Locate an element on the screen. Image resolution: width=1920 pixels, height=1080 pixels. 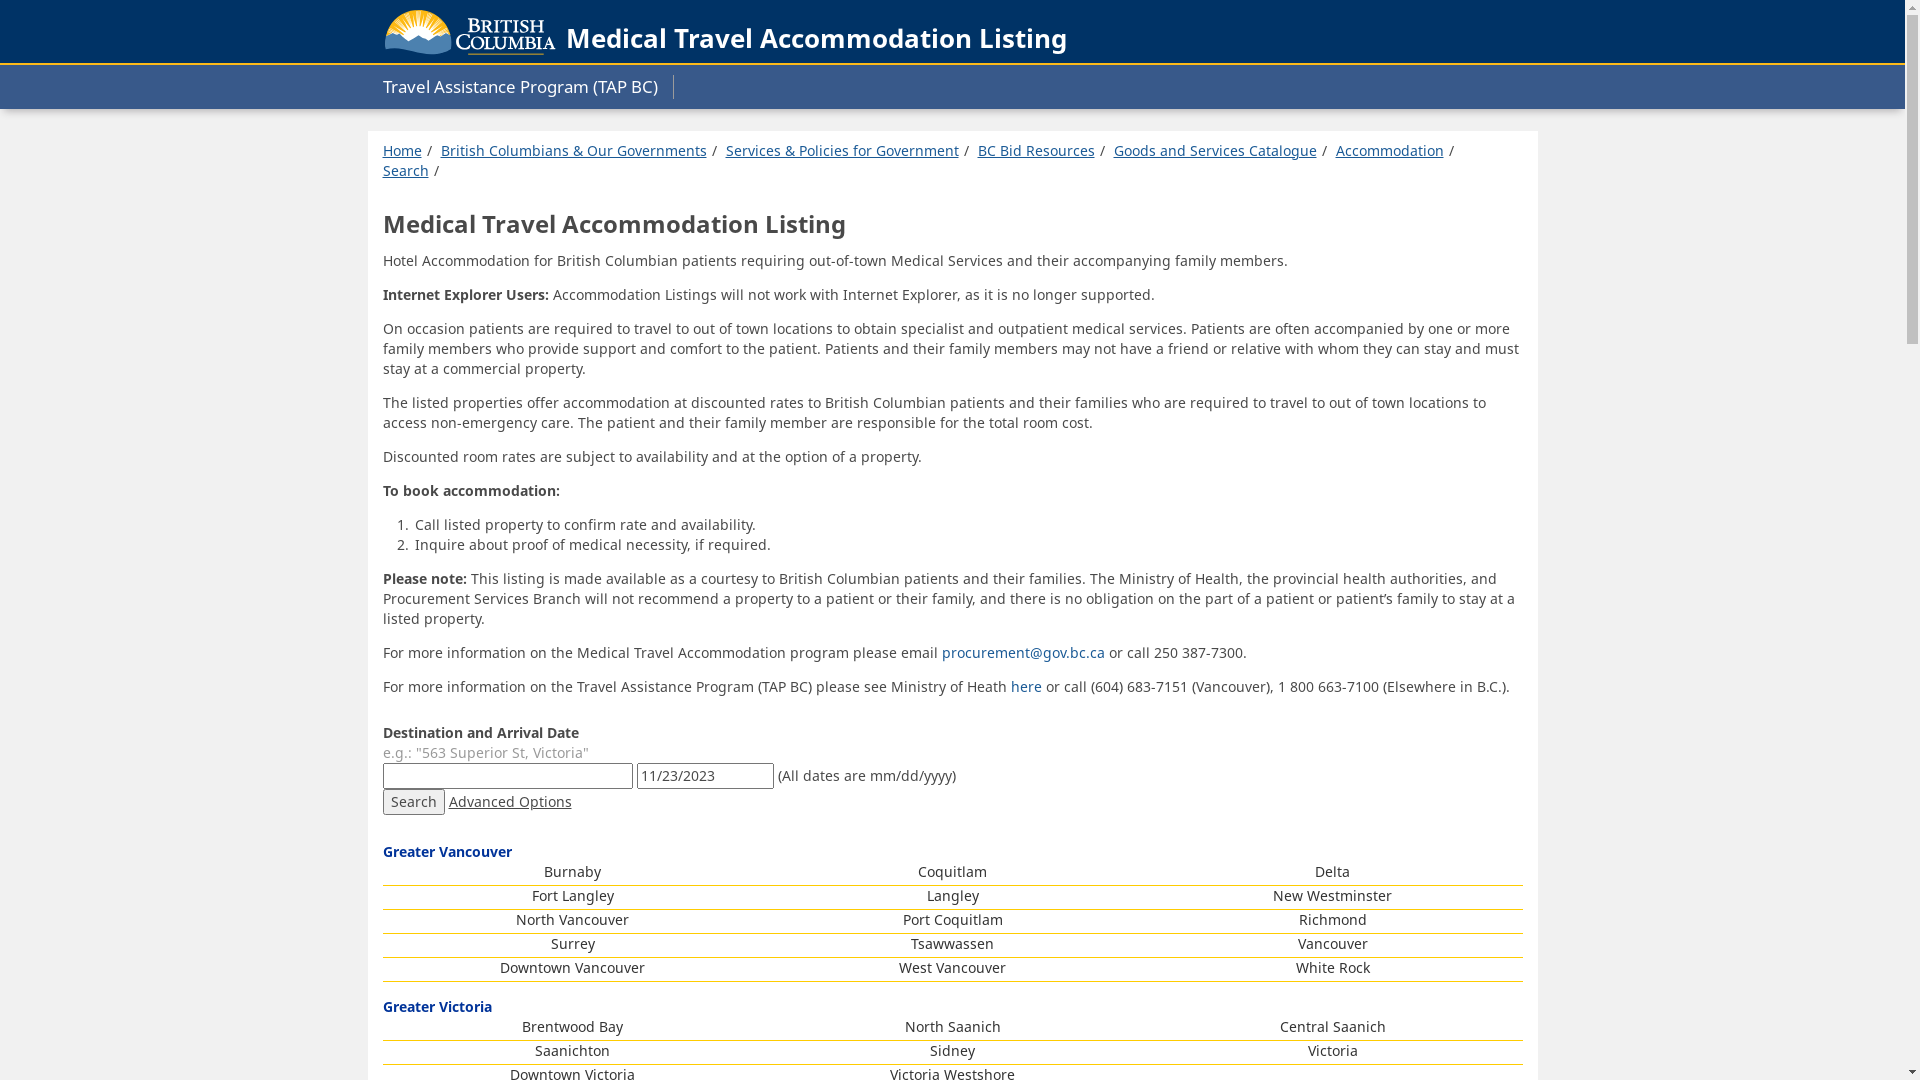
'Home' is located at coordinates (400, 149).